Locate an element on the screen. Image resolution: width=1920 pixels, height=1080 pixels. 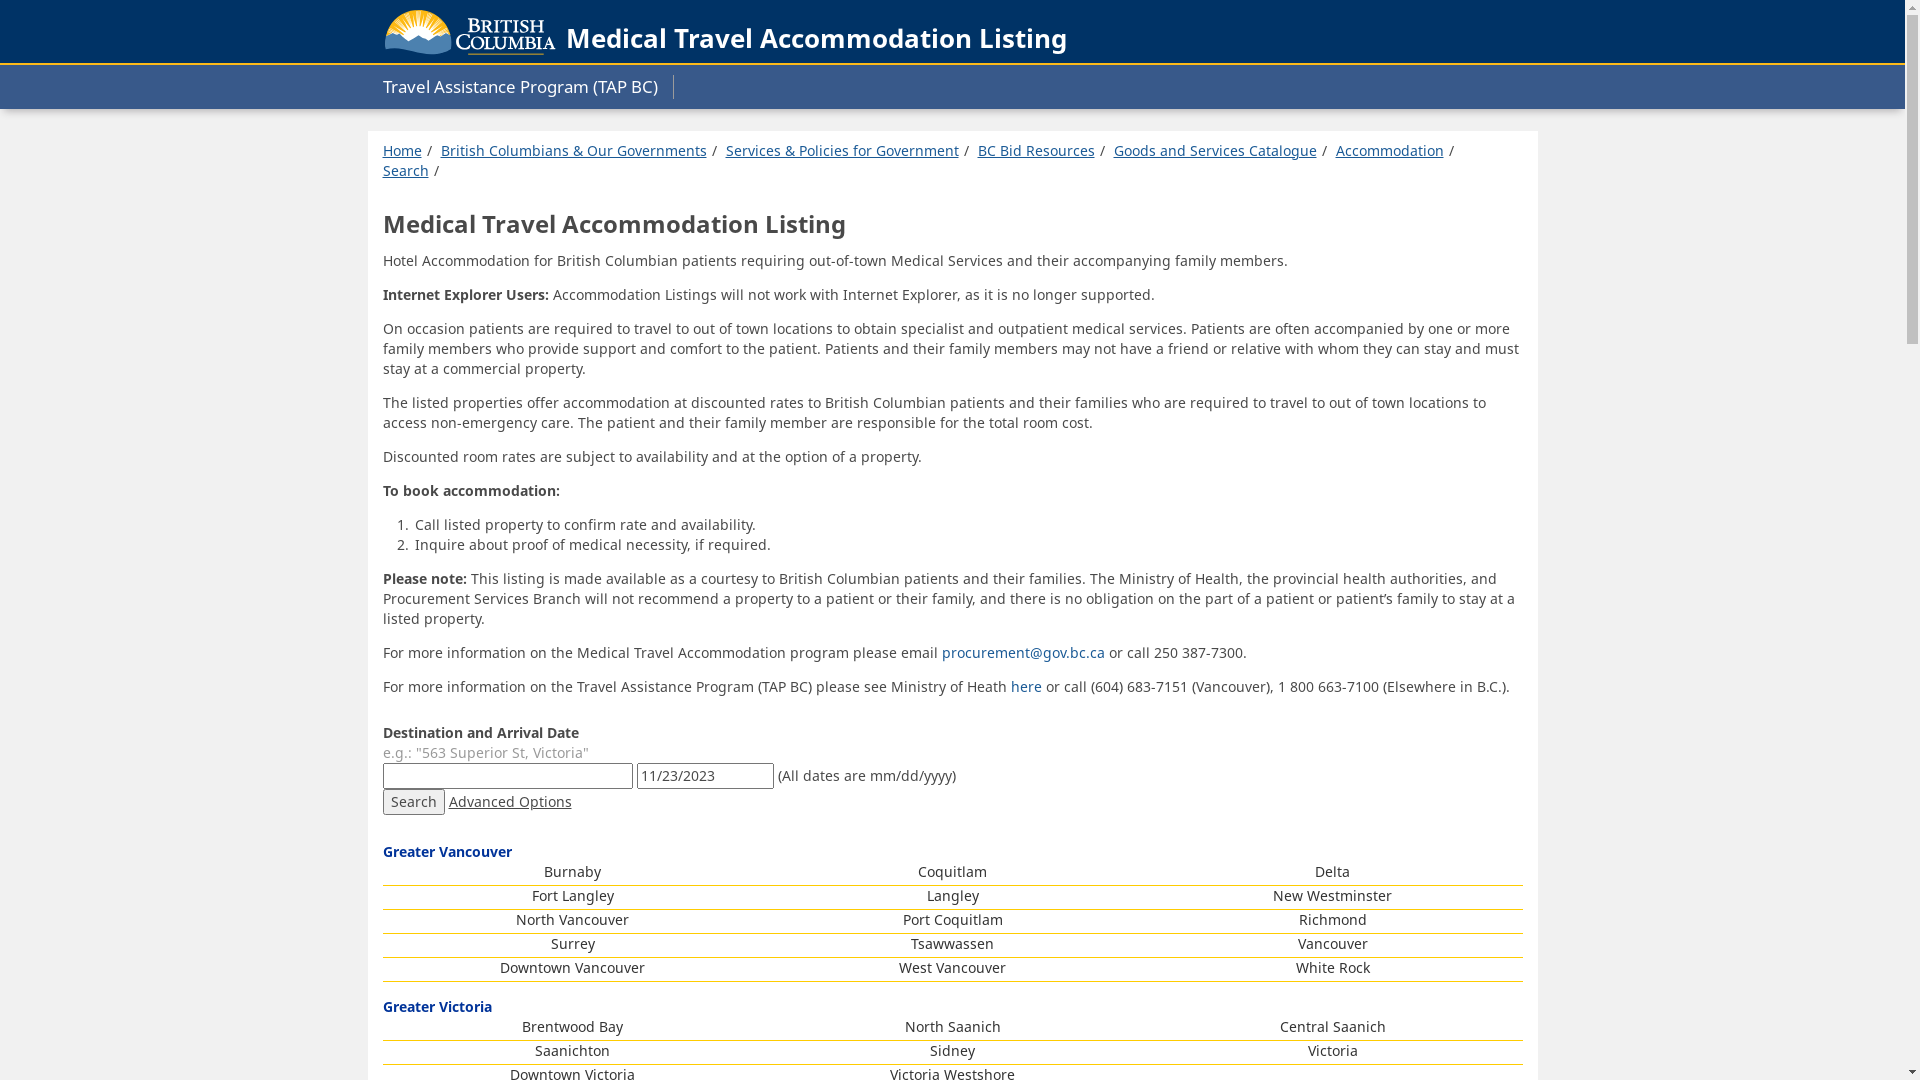
'Home' is located at coordinates (400, 149).